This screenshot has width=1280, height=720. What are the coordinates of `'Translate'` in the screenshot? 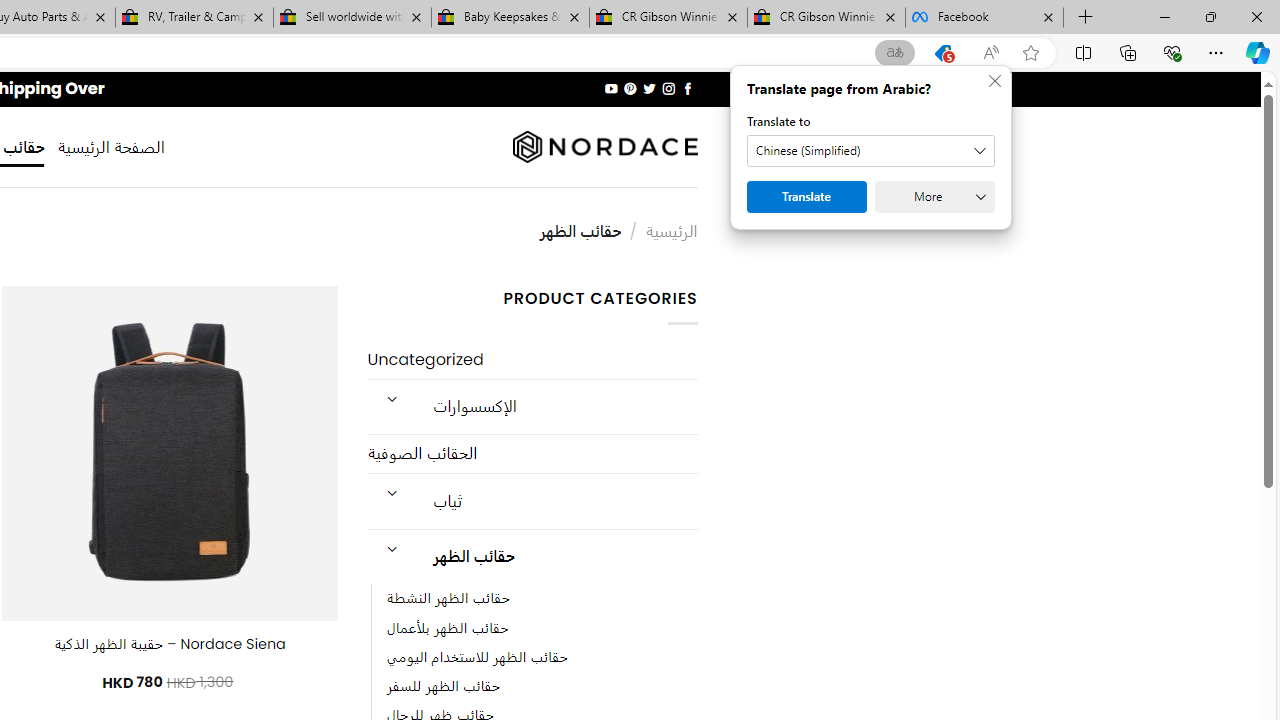 It's located at (807, 196).